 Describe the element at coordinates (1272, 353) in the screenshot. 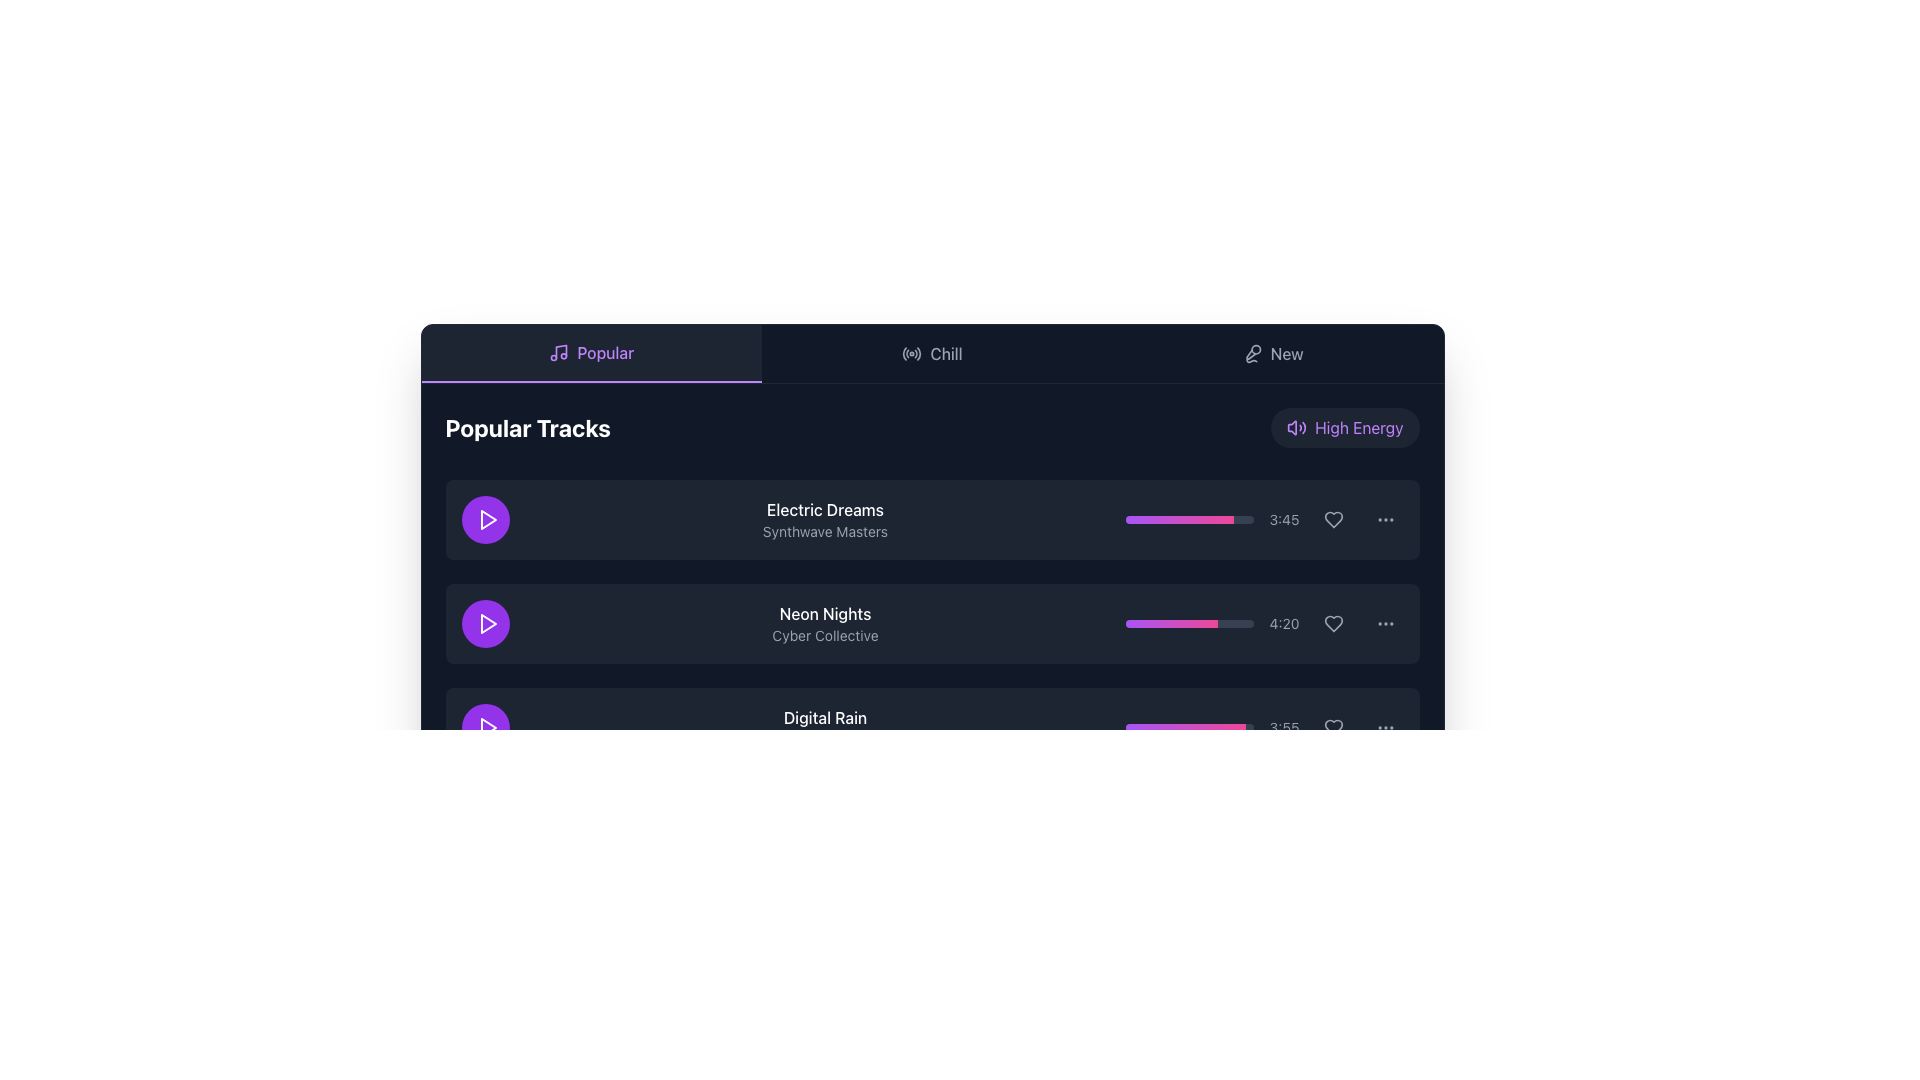

I see `the 'New' button in the top navigation menu` at that location.